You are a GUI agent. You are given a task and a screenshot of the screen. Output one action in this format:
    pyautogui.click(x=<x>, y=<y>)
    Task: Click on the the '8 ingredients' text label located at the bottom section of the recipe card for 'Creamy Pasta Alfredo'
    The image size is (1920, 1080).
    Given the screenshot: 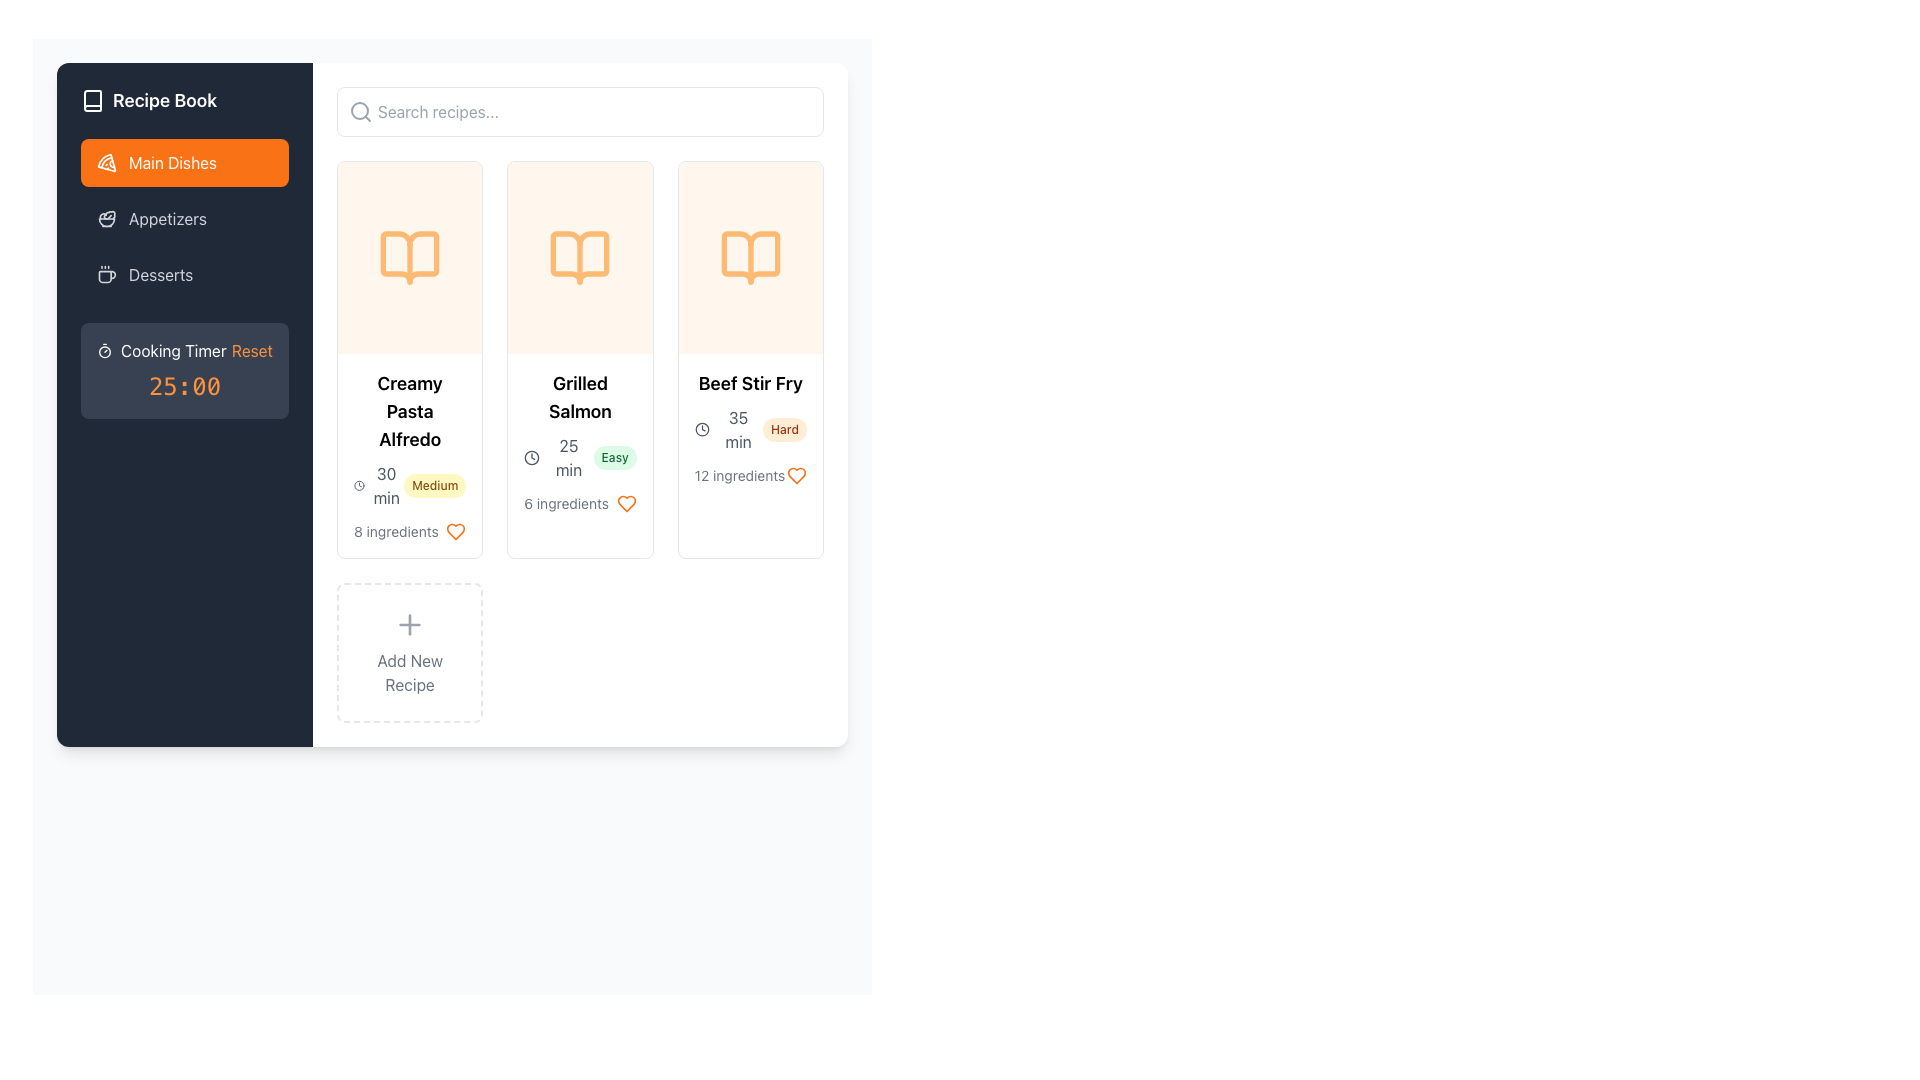 What is the action you would take?
    pyautogui.click(x=409, y=531)
    